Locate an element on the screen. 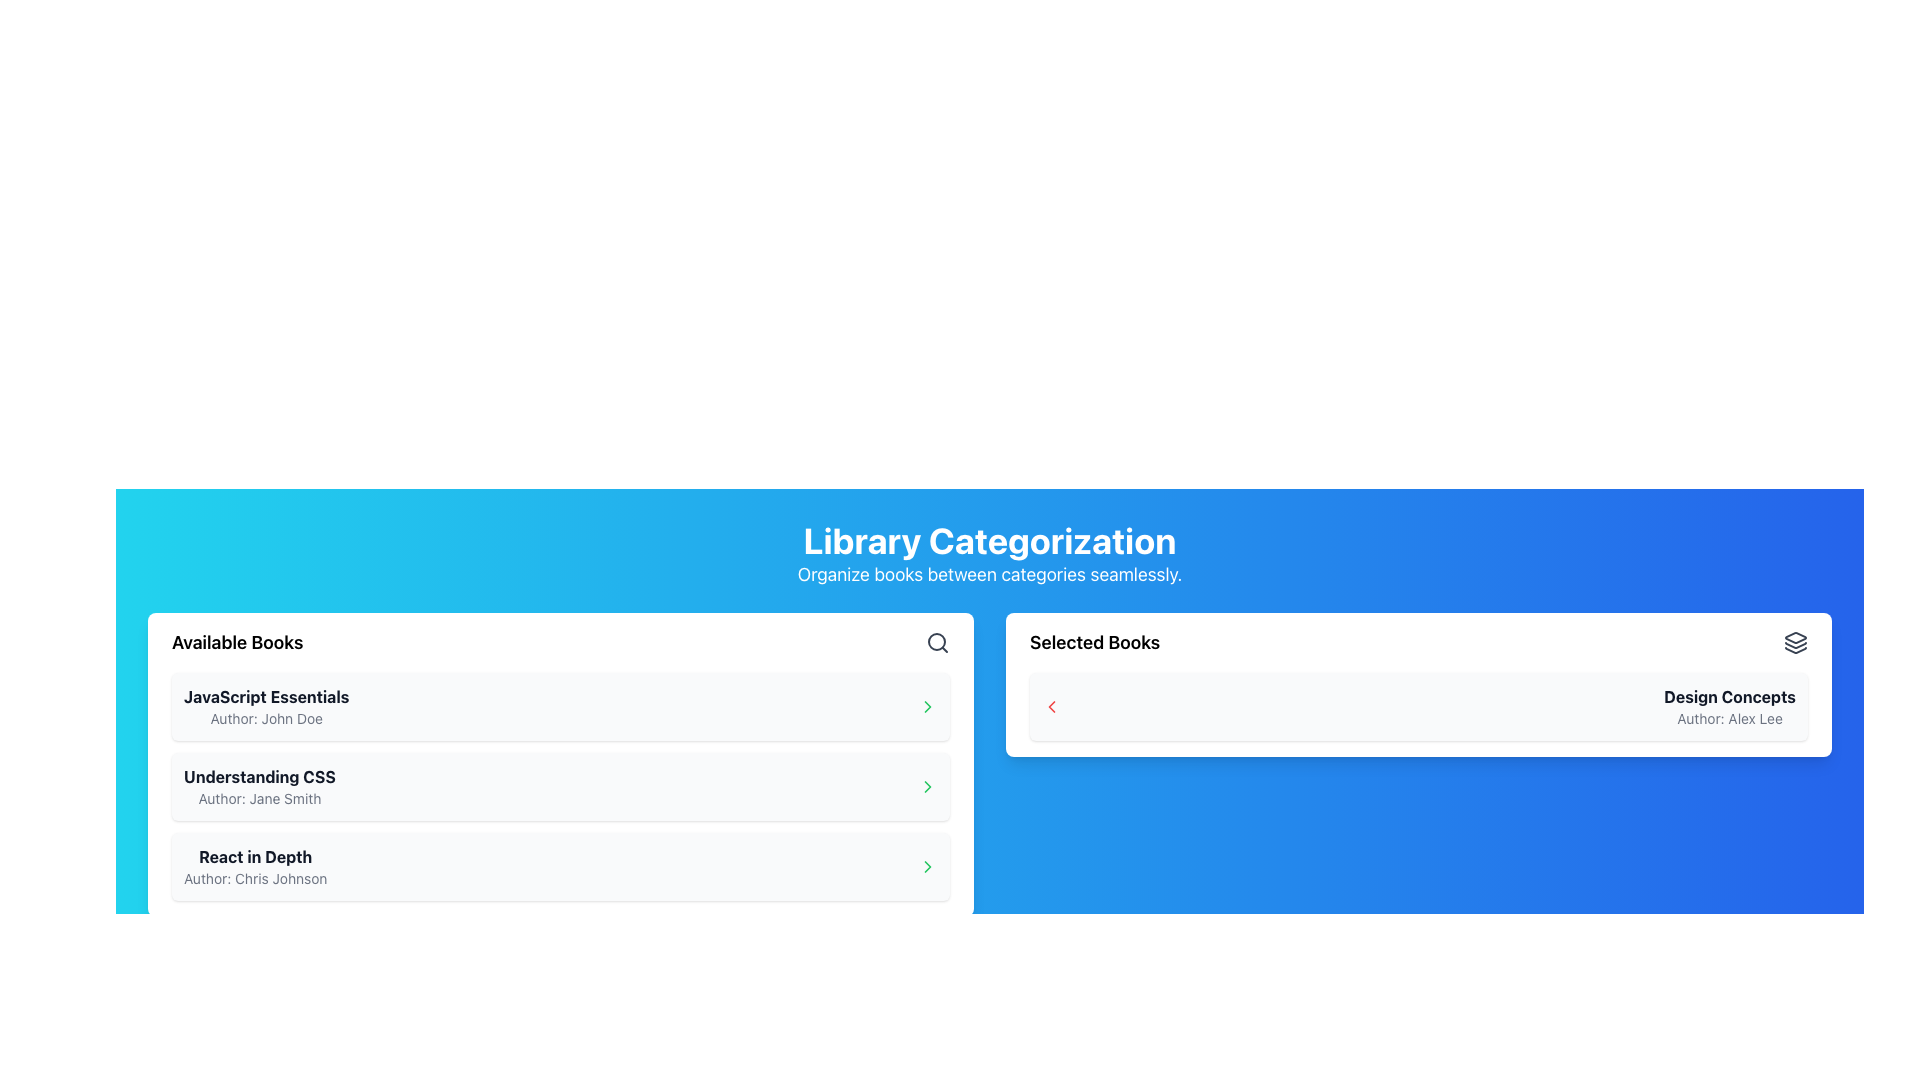 This screenshot has width=1920, height=1080. the search icon located is located at coordinates (936, 643).